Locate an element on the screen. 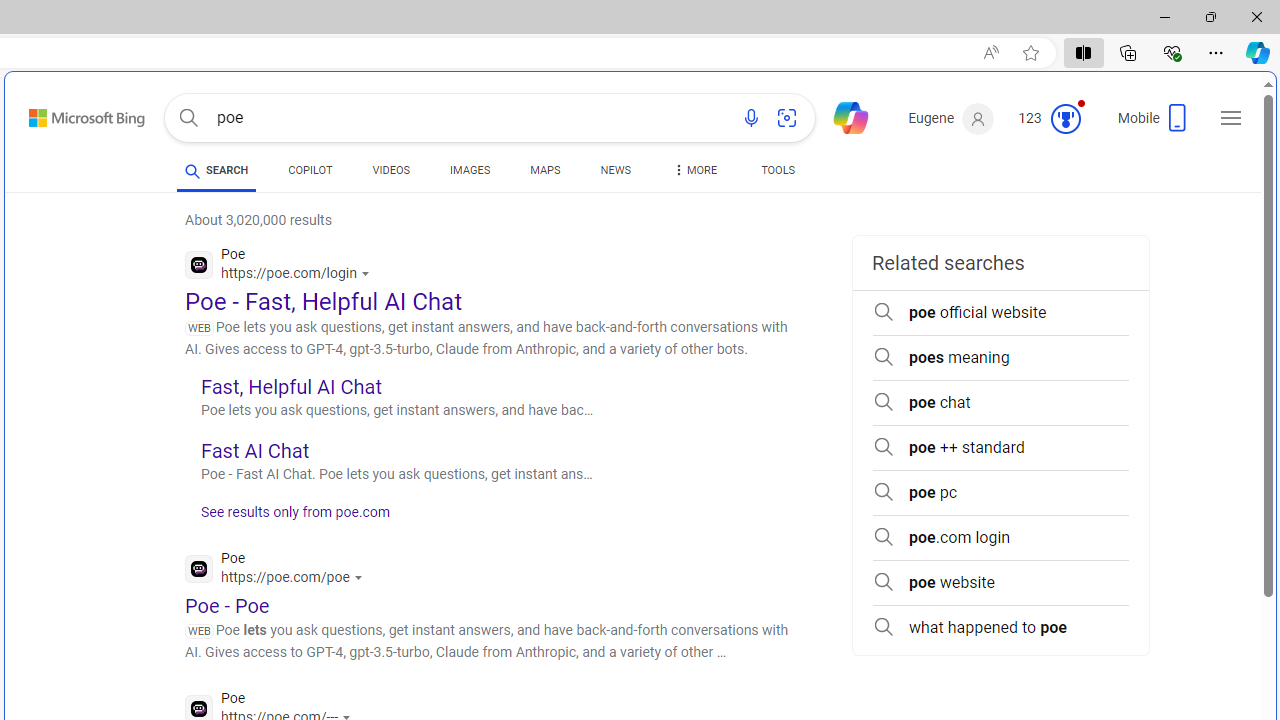  'poe pc' is located at coordinates (1000, 492).